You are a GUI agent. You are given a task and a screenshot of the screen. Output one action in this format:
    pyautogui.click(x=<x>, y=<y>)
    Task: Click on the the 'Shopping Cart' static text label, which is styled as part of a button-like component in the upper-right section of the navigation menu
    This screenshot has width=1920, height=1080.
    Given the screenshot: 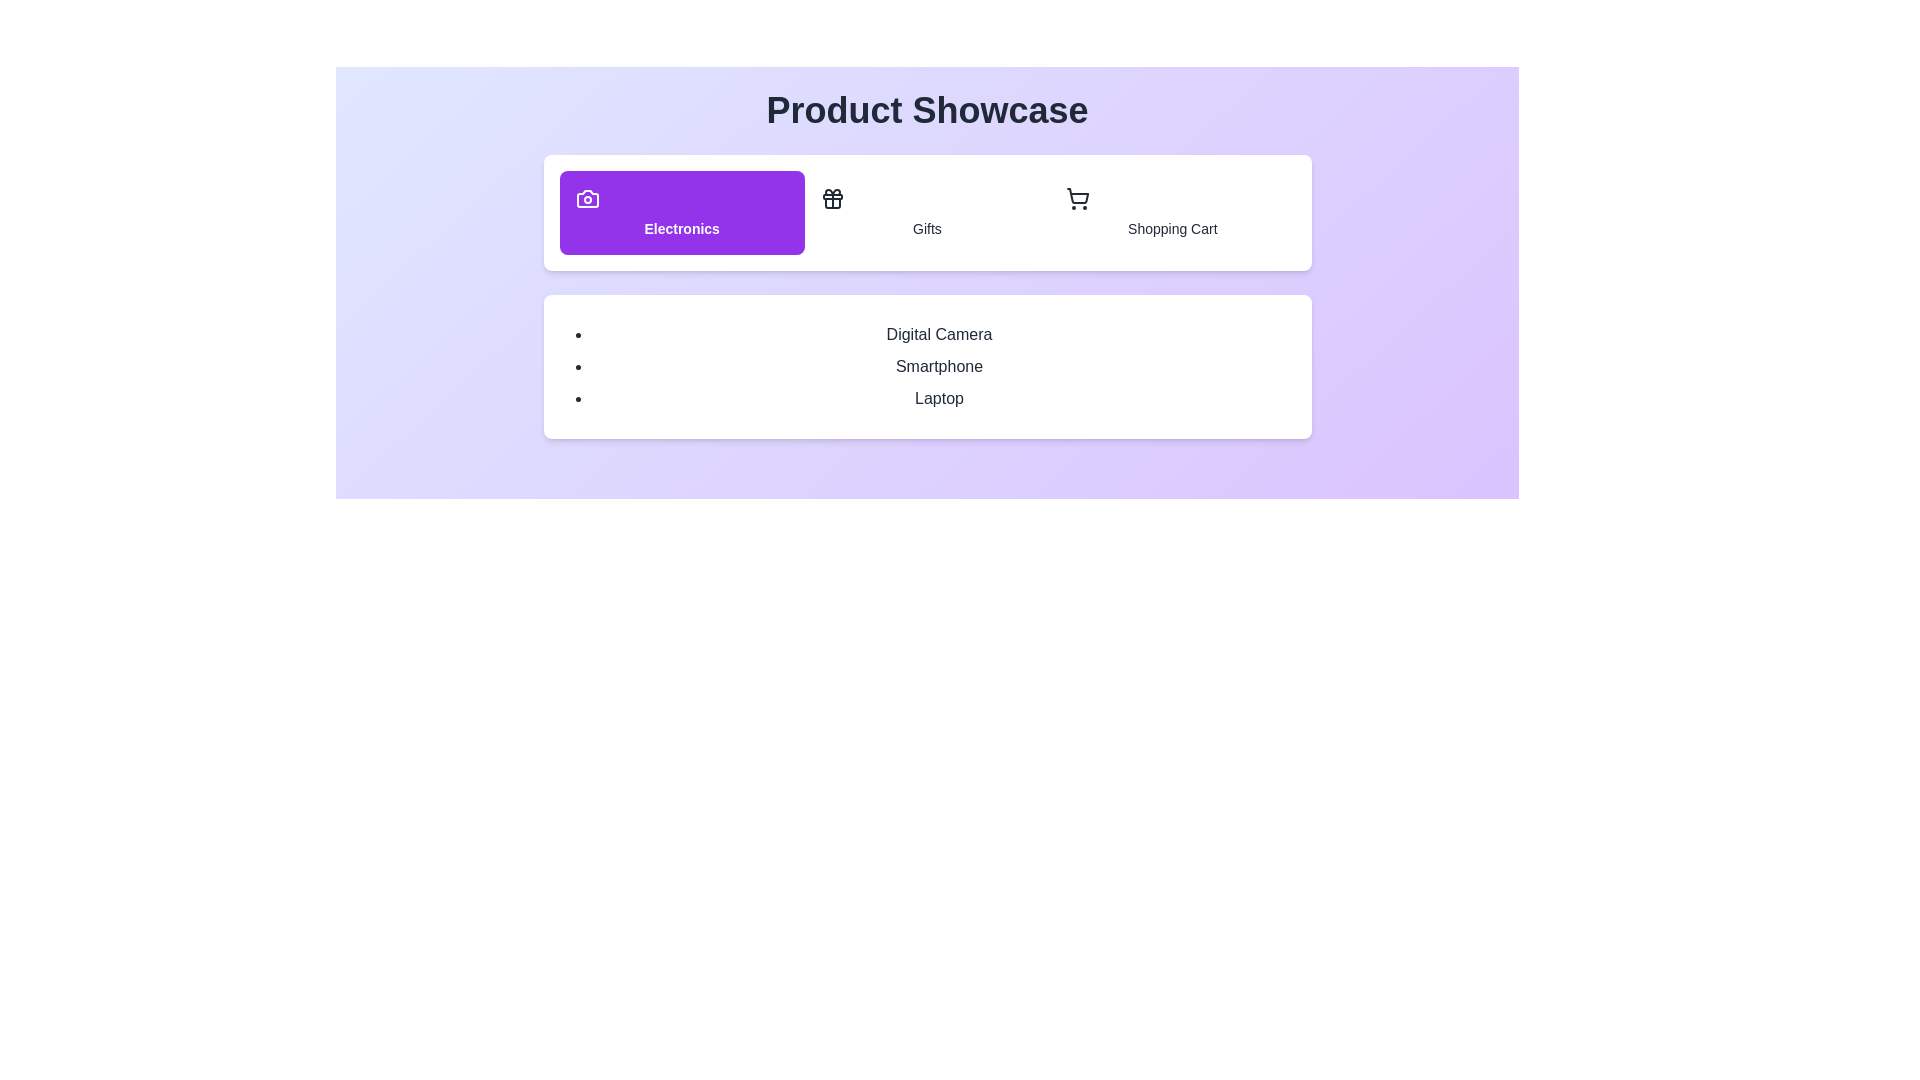 What is the action you would take?
    pyautogui.click(x=1172, y=227)
    